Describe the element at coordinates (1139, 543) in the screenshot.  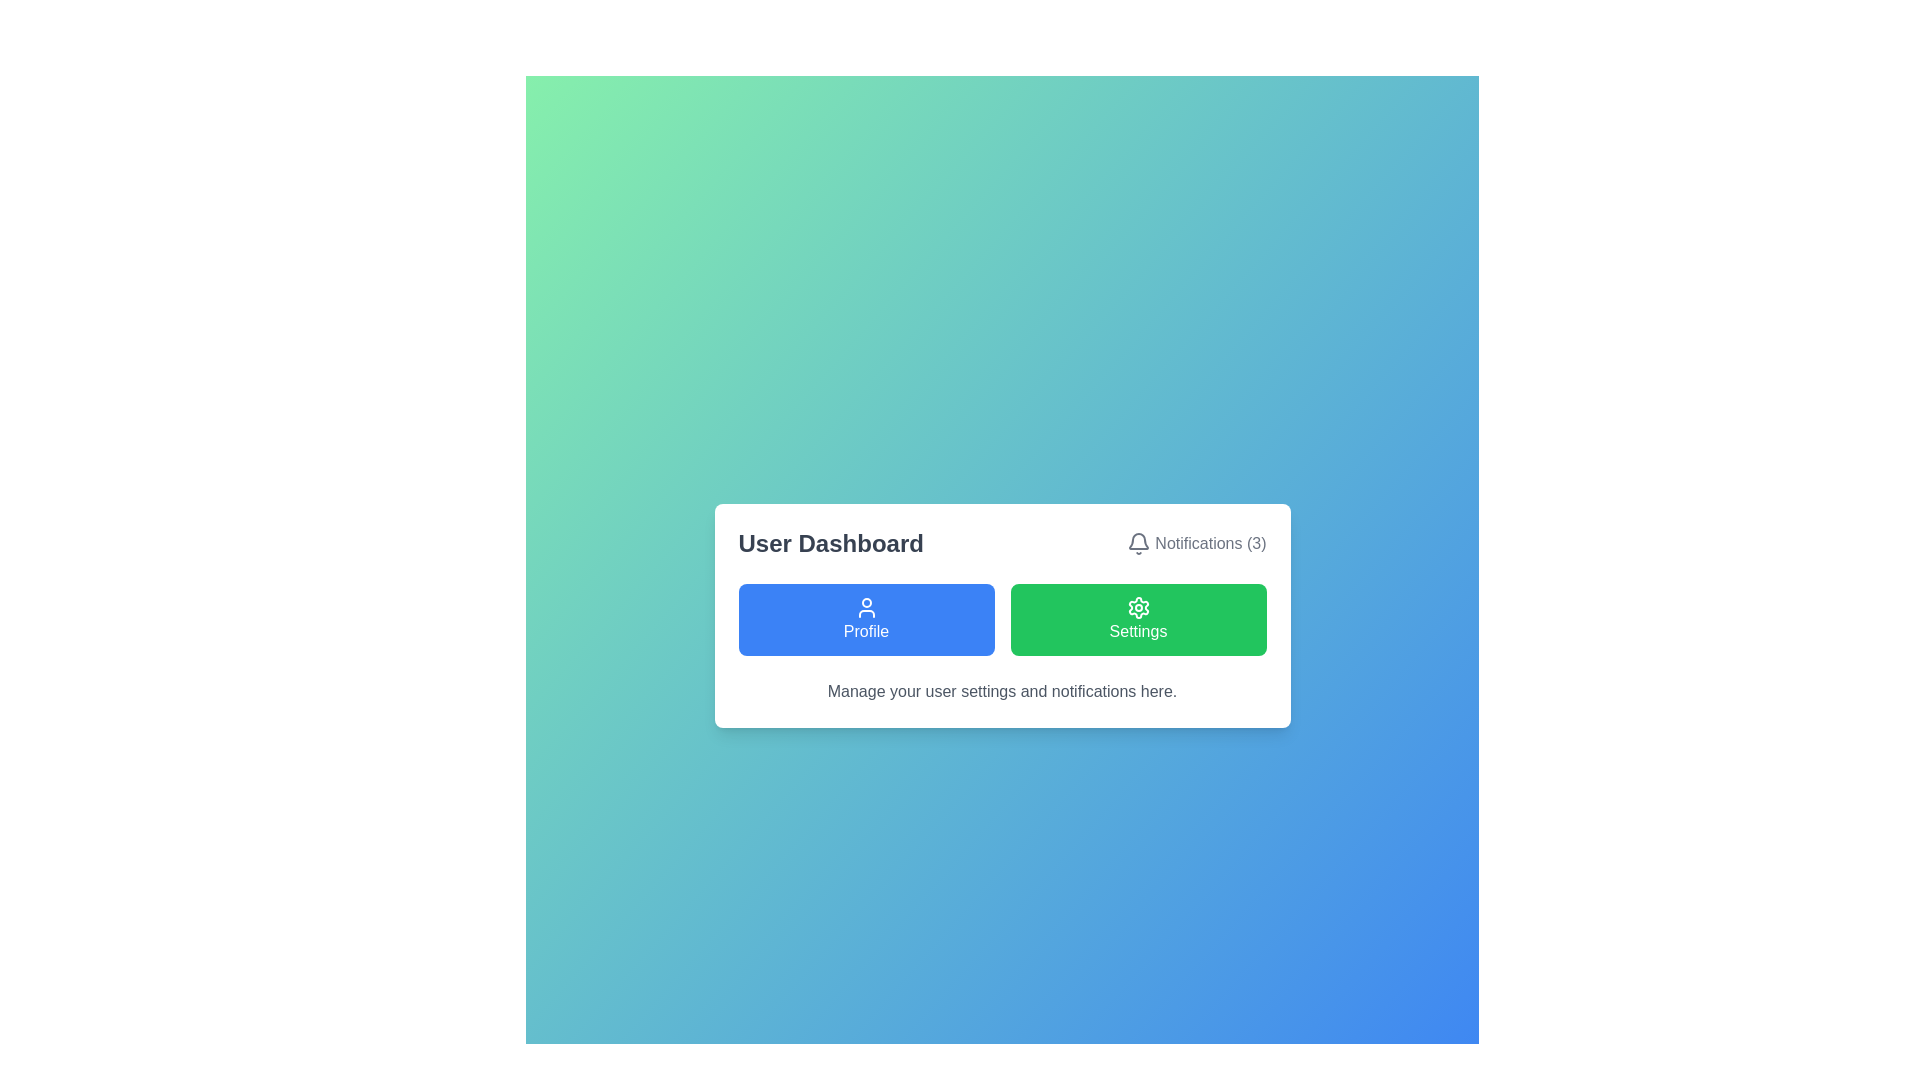
I see `the bell icon, which is styled with simple, thin lines and colored dark gray or black, located to the left of the 'Notifications (3)' text at the top-right corner of the dashboard card` at that location.